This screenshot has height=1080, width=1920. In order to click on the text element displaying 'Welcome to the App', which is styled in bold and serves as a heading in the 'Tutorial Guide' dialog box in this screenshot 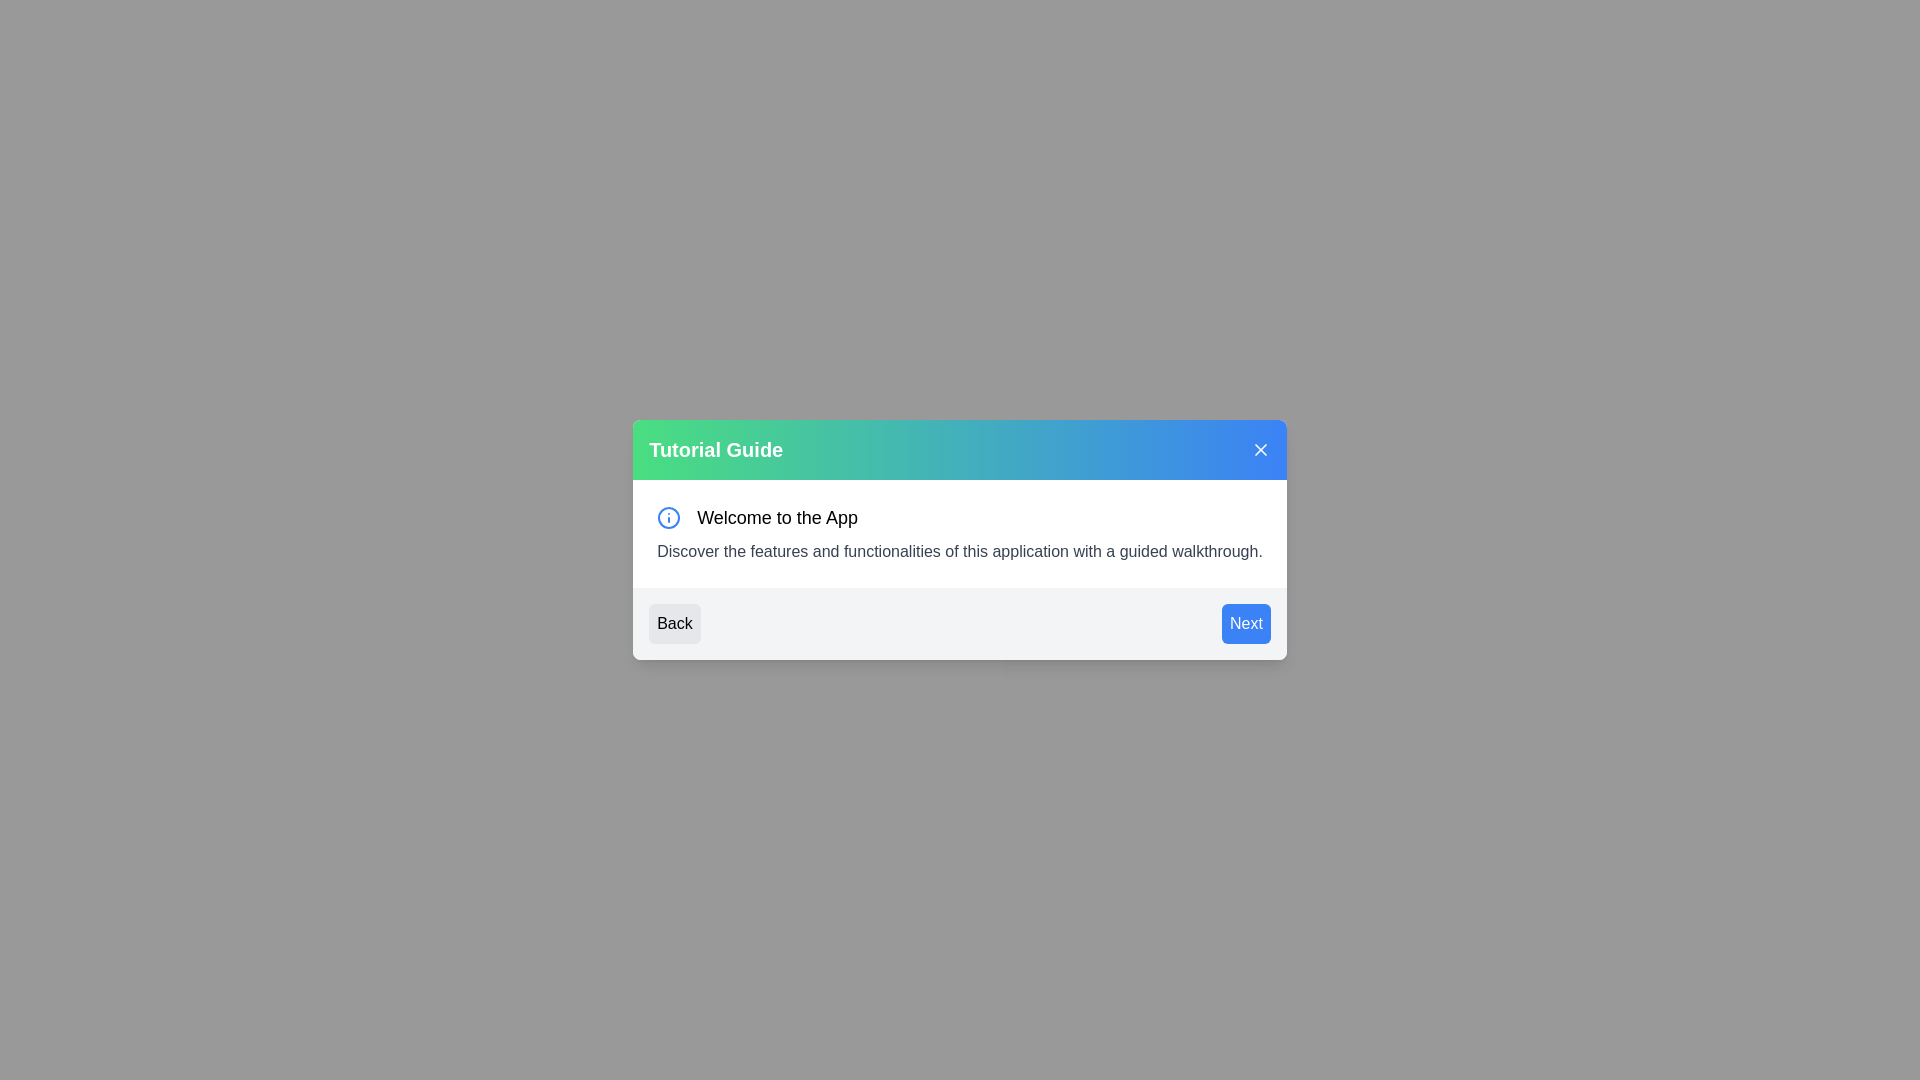, I will do `click(776, 516)`.